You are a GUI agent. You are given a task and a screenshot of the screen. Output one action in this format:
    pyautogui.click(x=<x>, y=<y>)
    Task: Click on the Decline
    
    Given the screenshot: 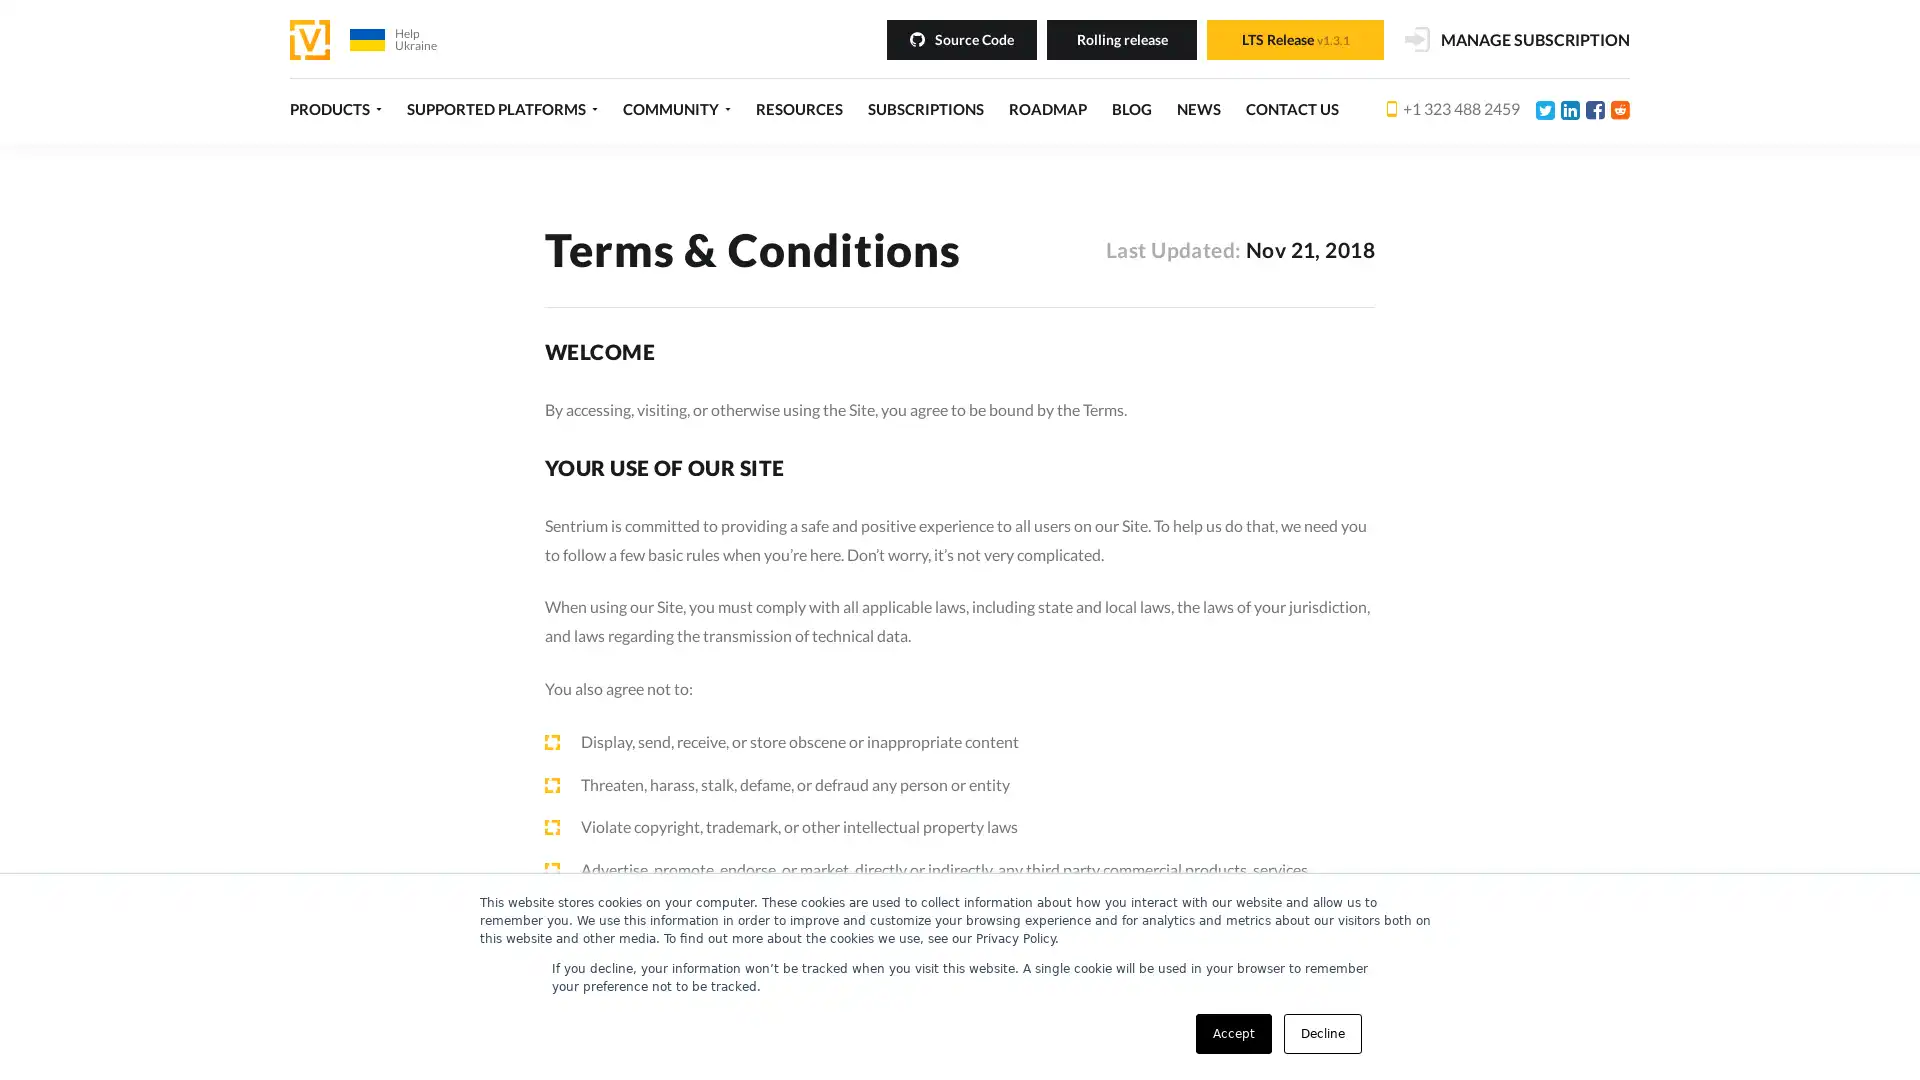 What is the action you would take?
    pyautogui.click(x=1323, y=1033)
    